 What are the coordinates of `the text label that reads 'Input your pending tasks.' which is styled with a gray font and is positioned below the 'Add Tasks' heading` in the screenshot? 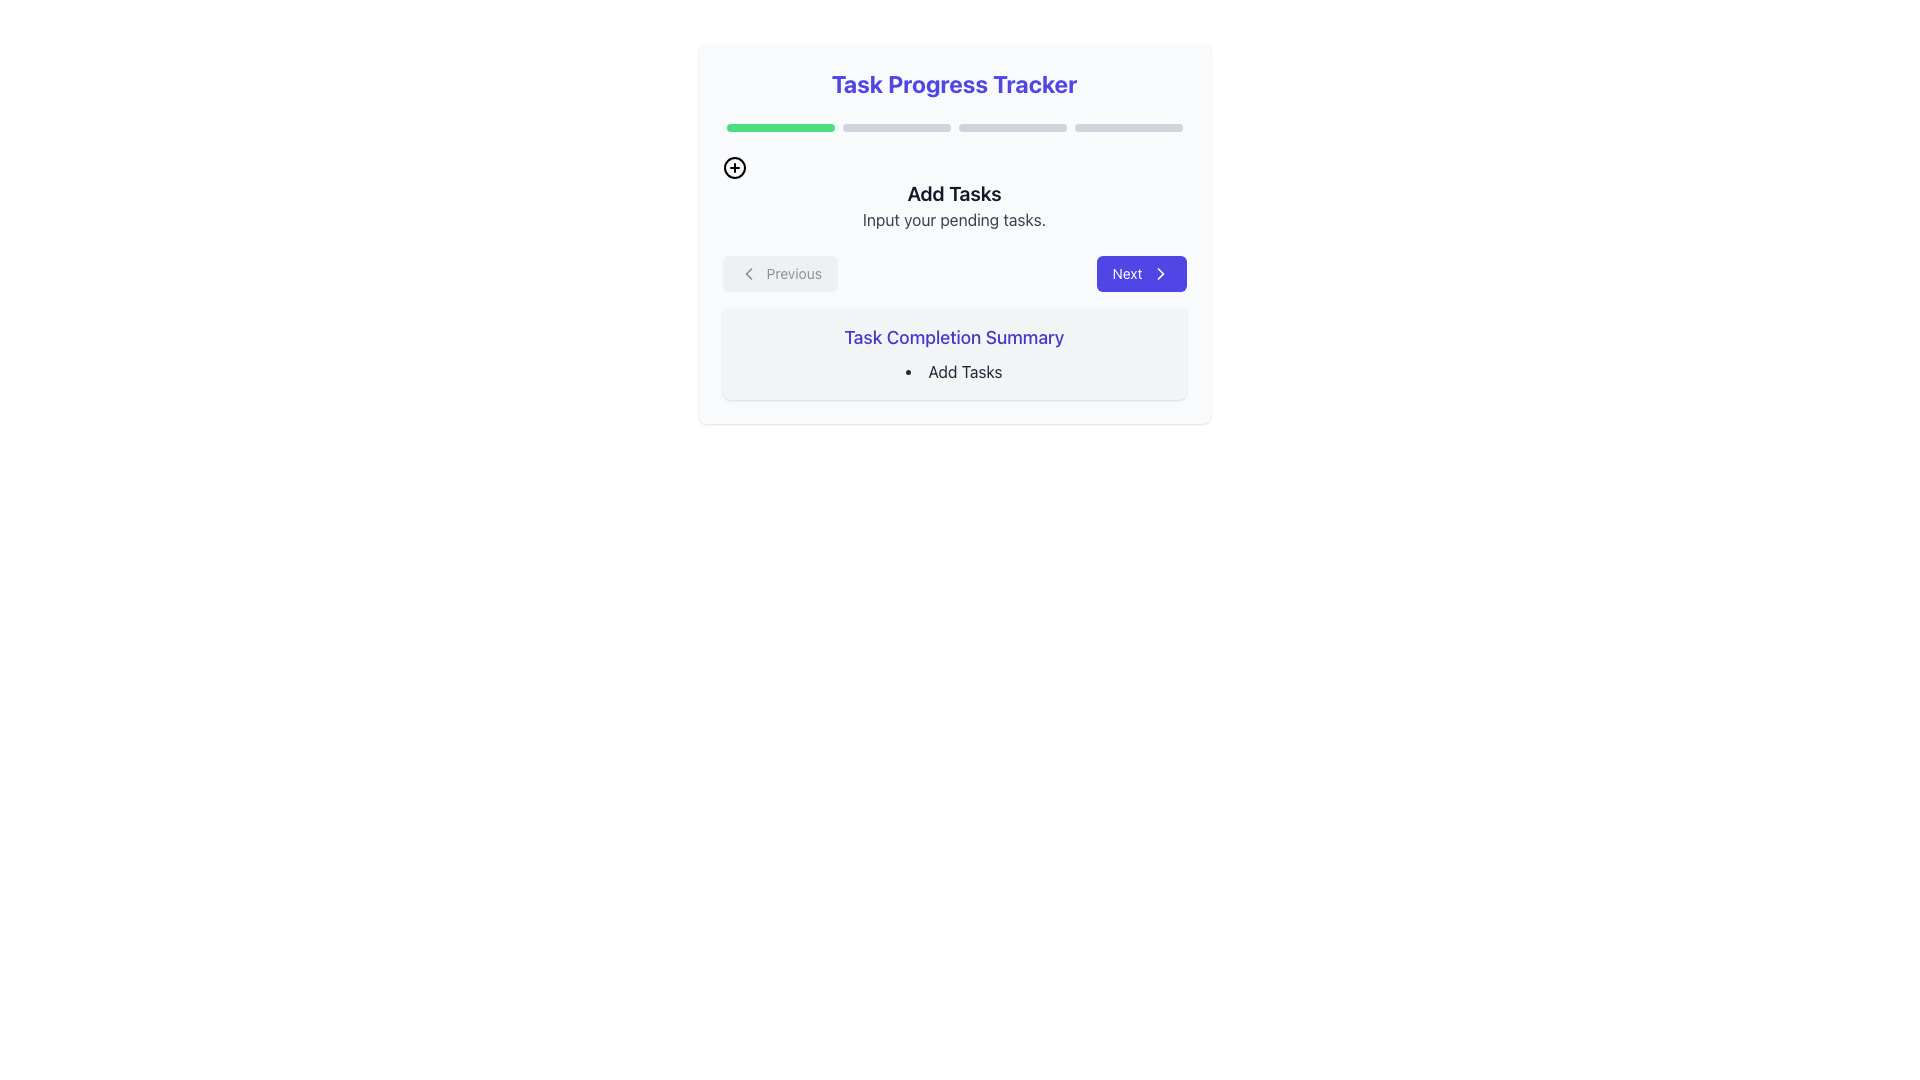 It's located at (953, 219).